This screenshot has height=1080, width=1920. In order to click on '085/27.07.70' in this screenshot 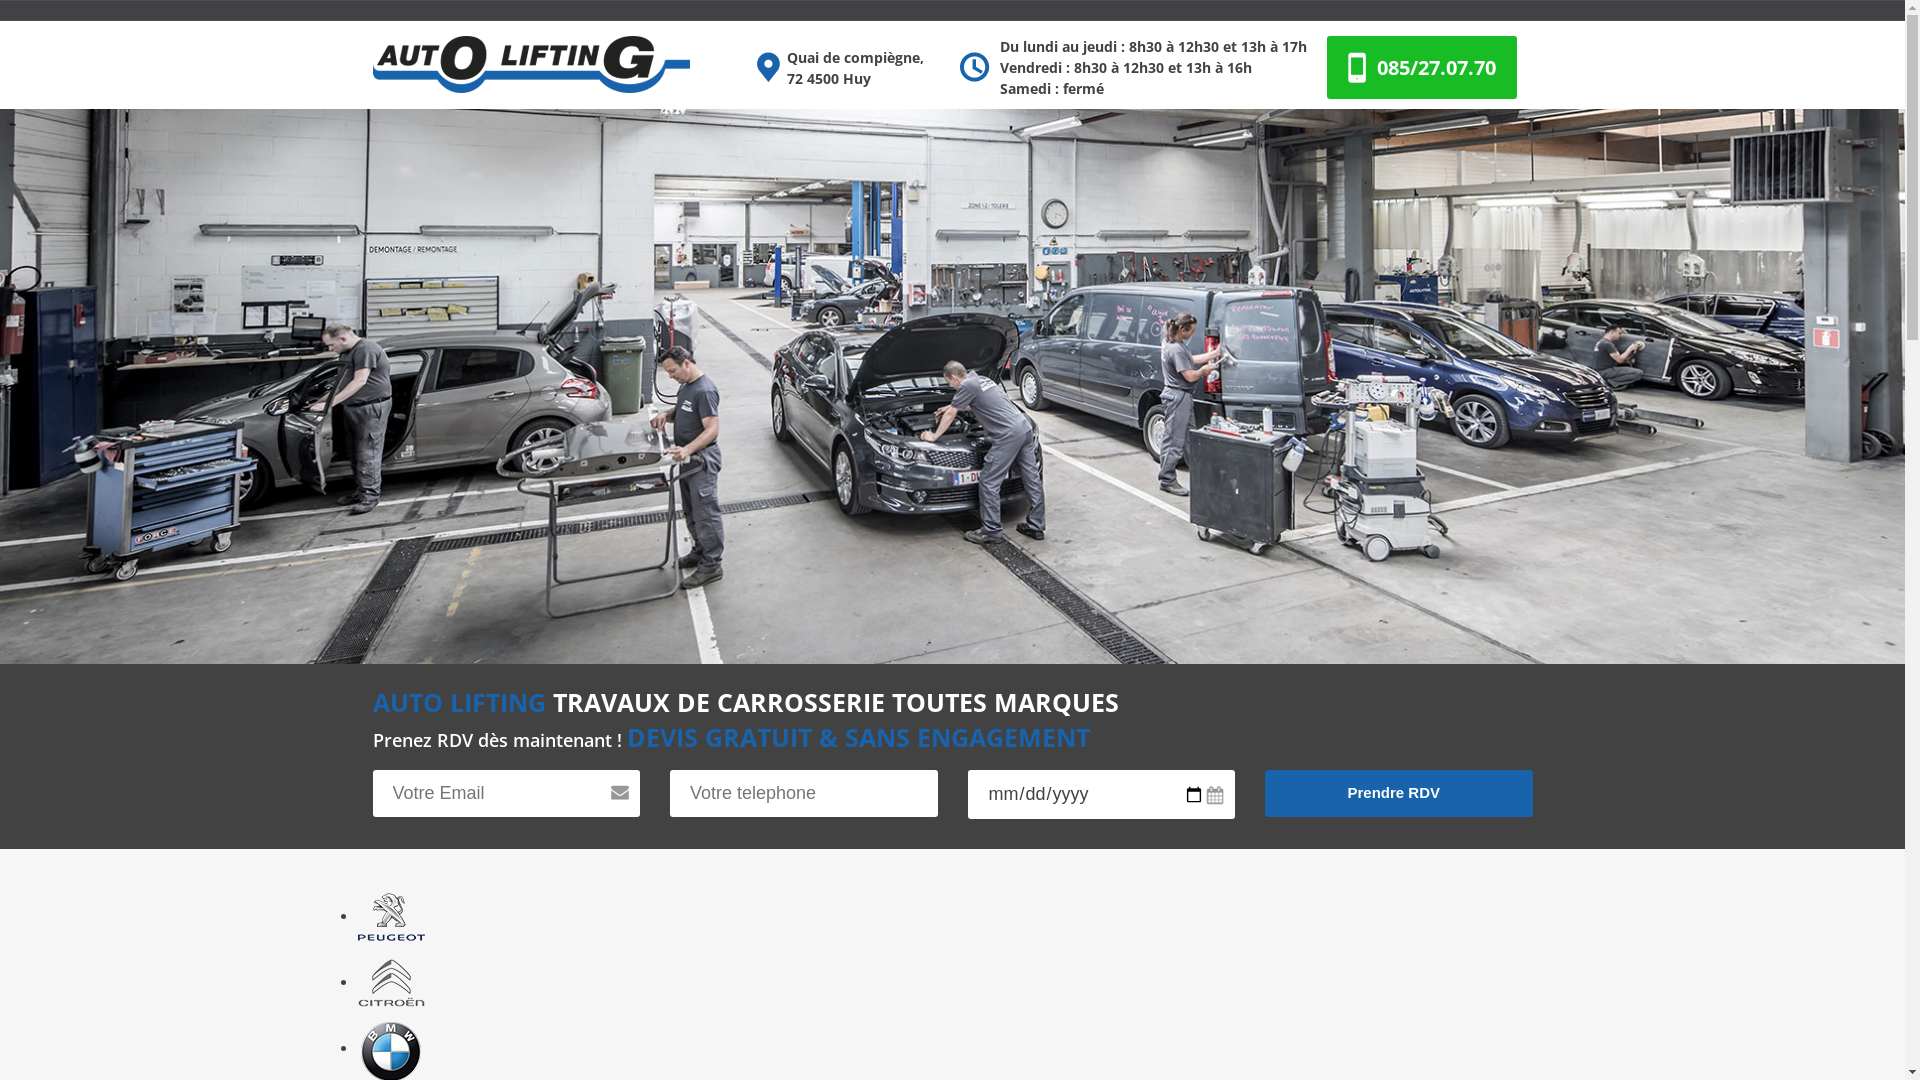, I will do `click(1435, 65)`.